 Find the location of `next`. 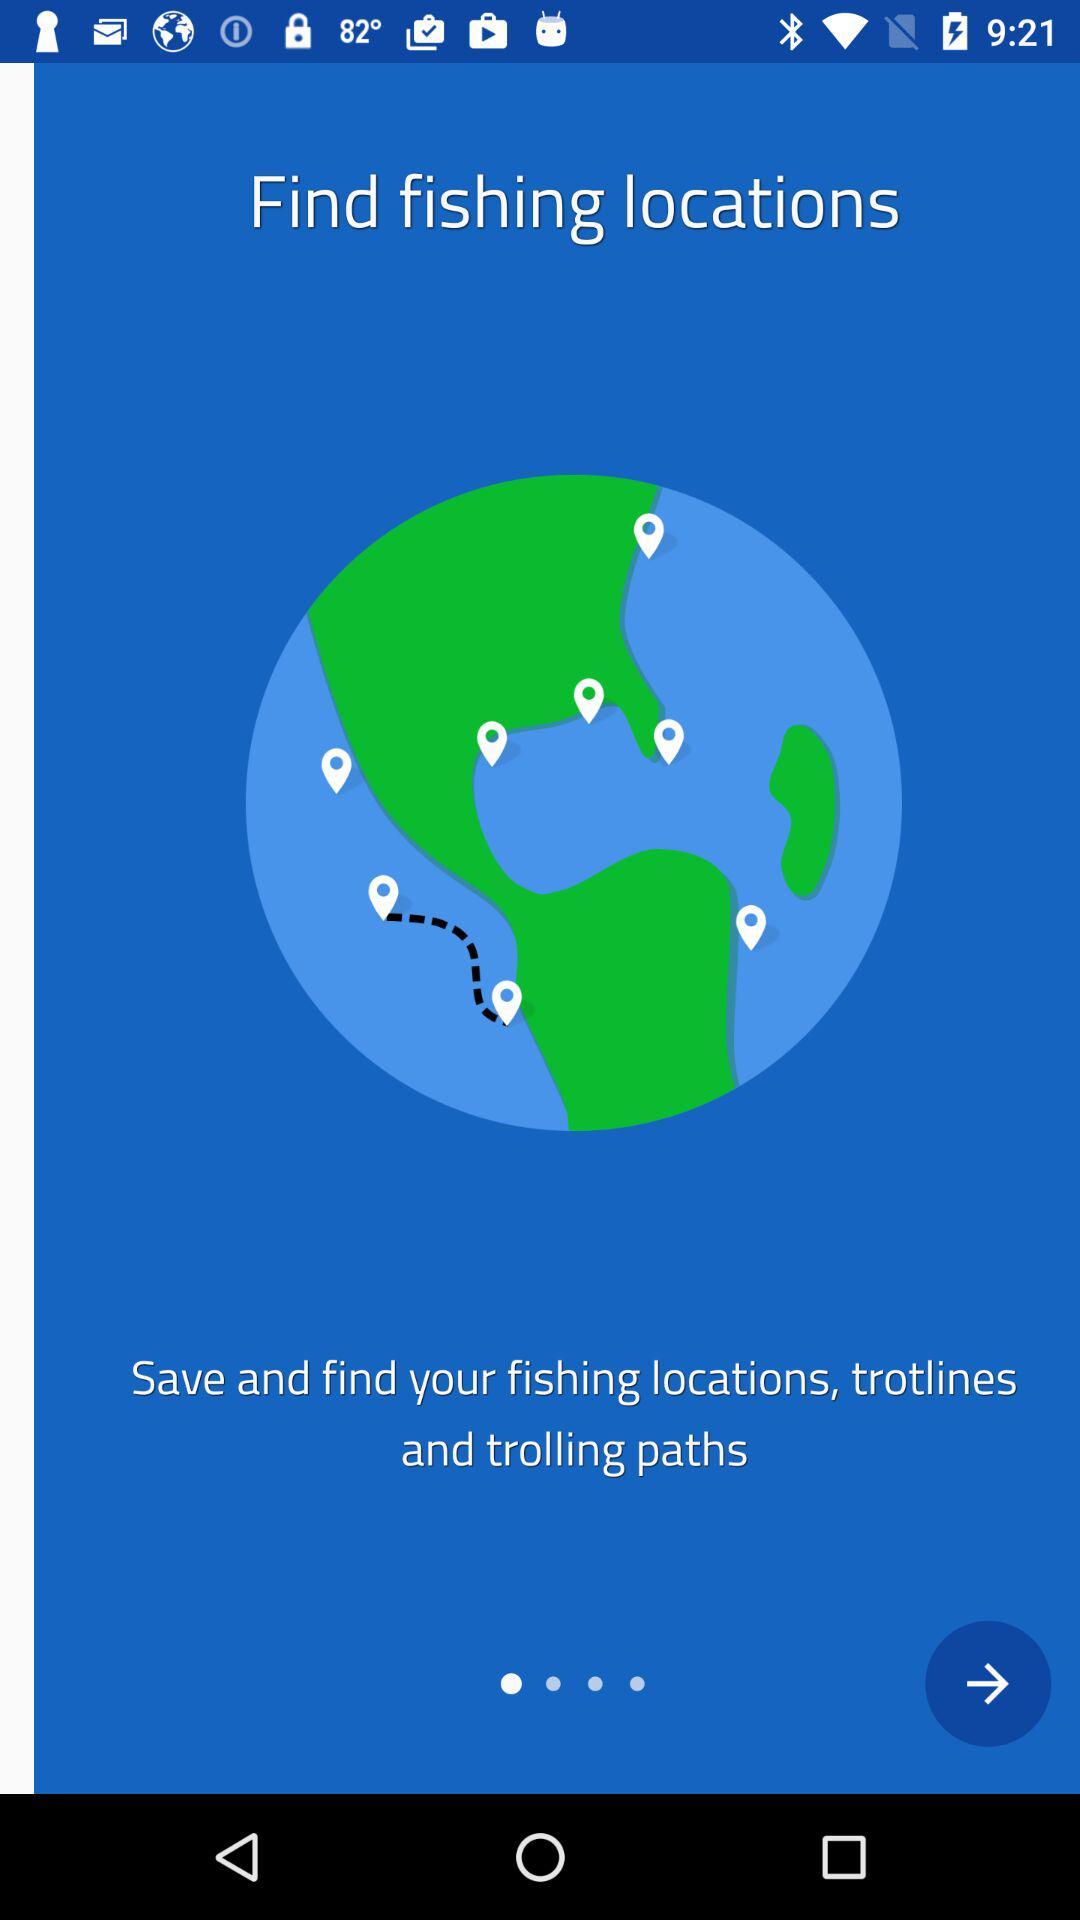

next is located at coordinates (952, 1682).